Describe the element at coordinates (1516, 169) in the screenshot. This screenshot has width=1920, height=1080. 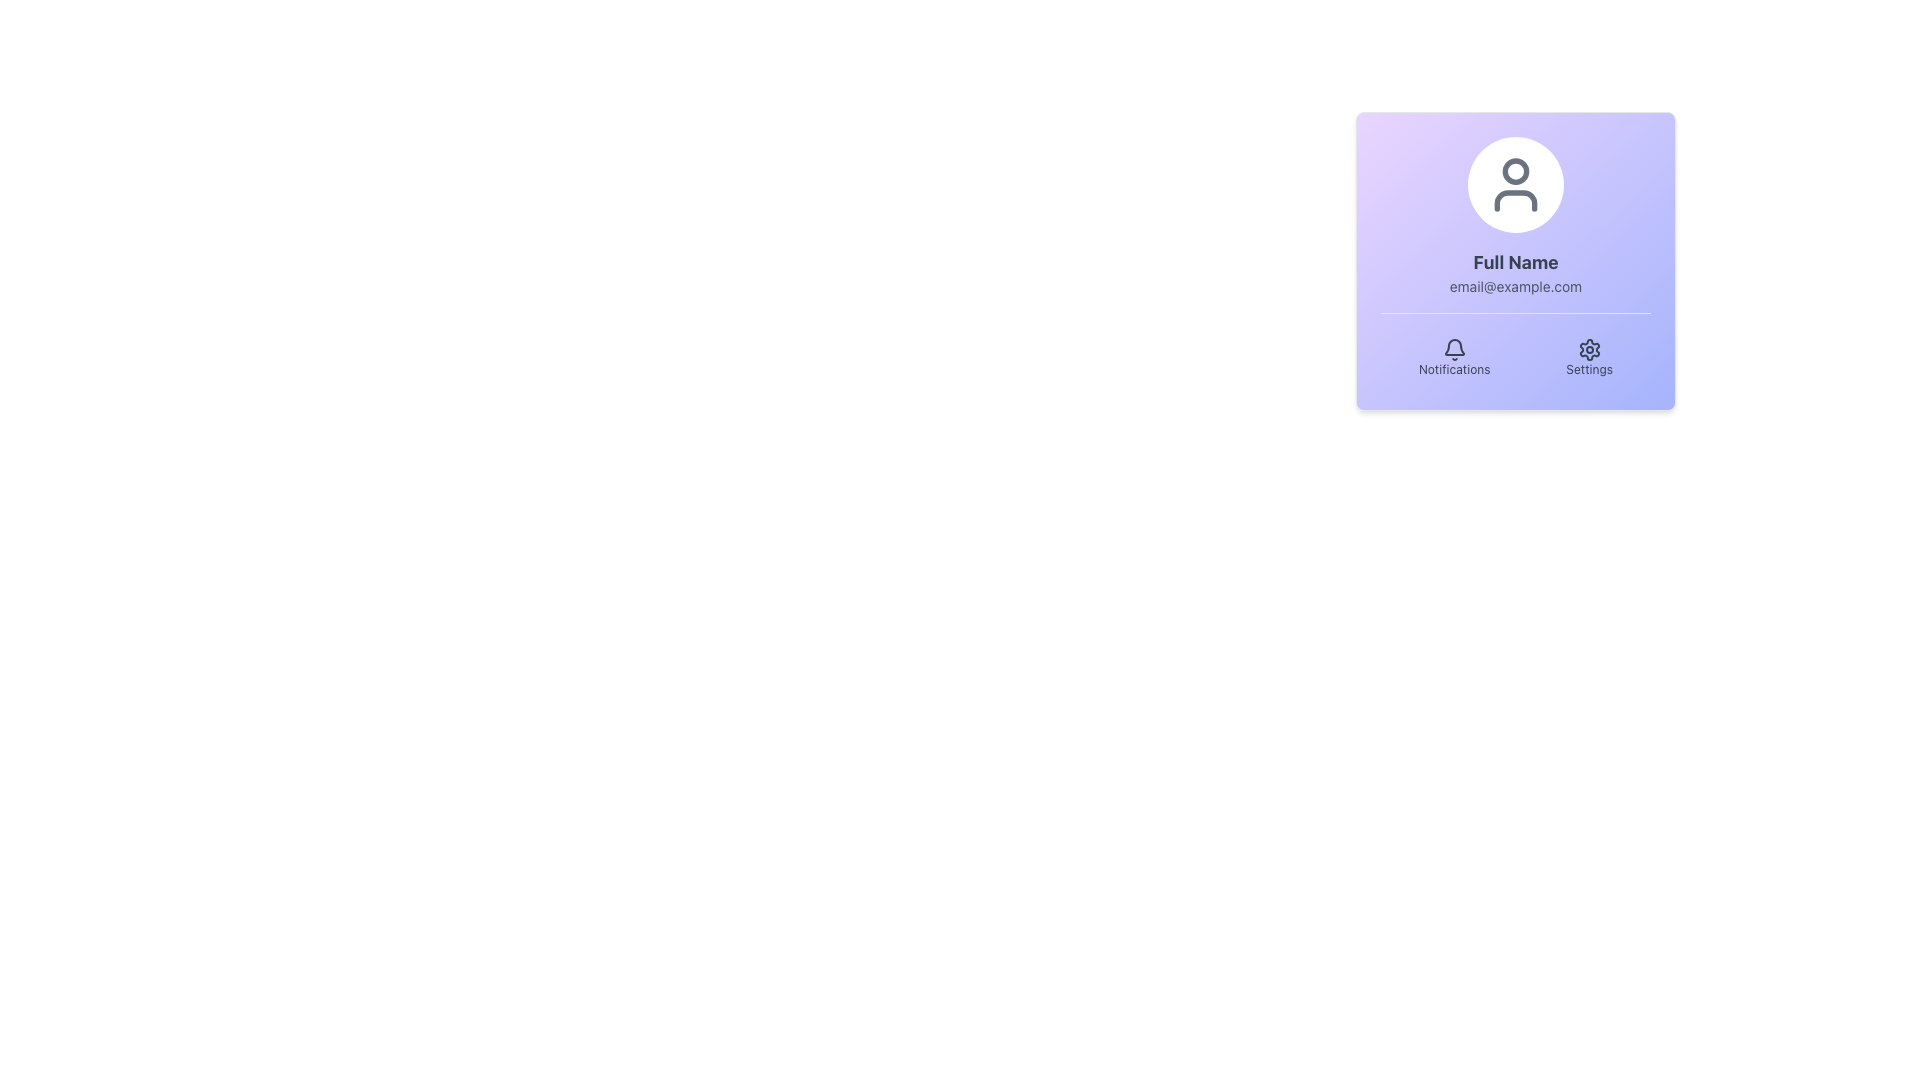
I see `the circular face part of the outlined person icon located at the top-center of the user's card` at that location.